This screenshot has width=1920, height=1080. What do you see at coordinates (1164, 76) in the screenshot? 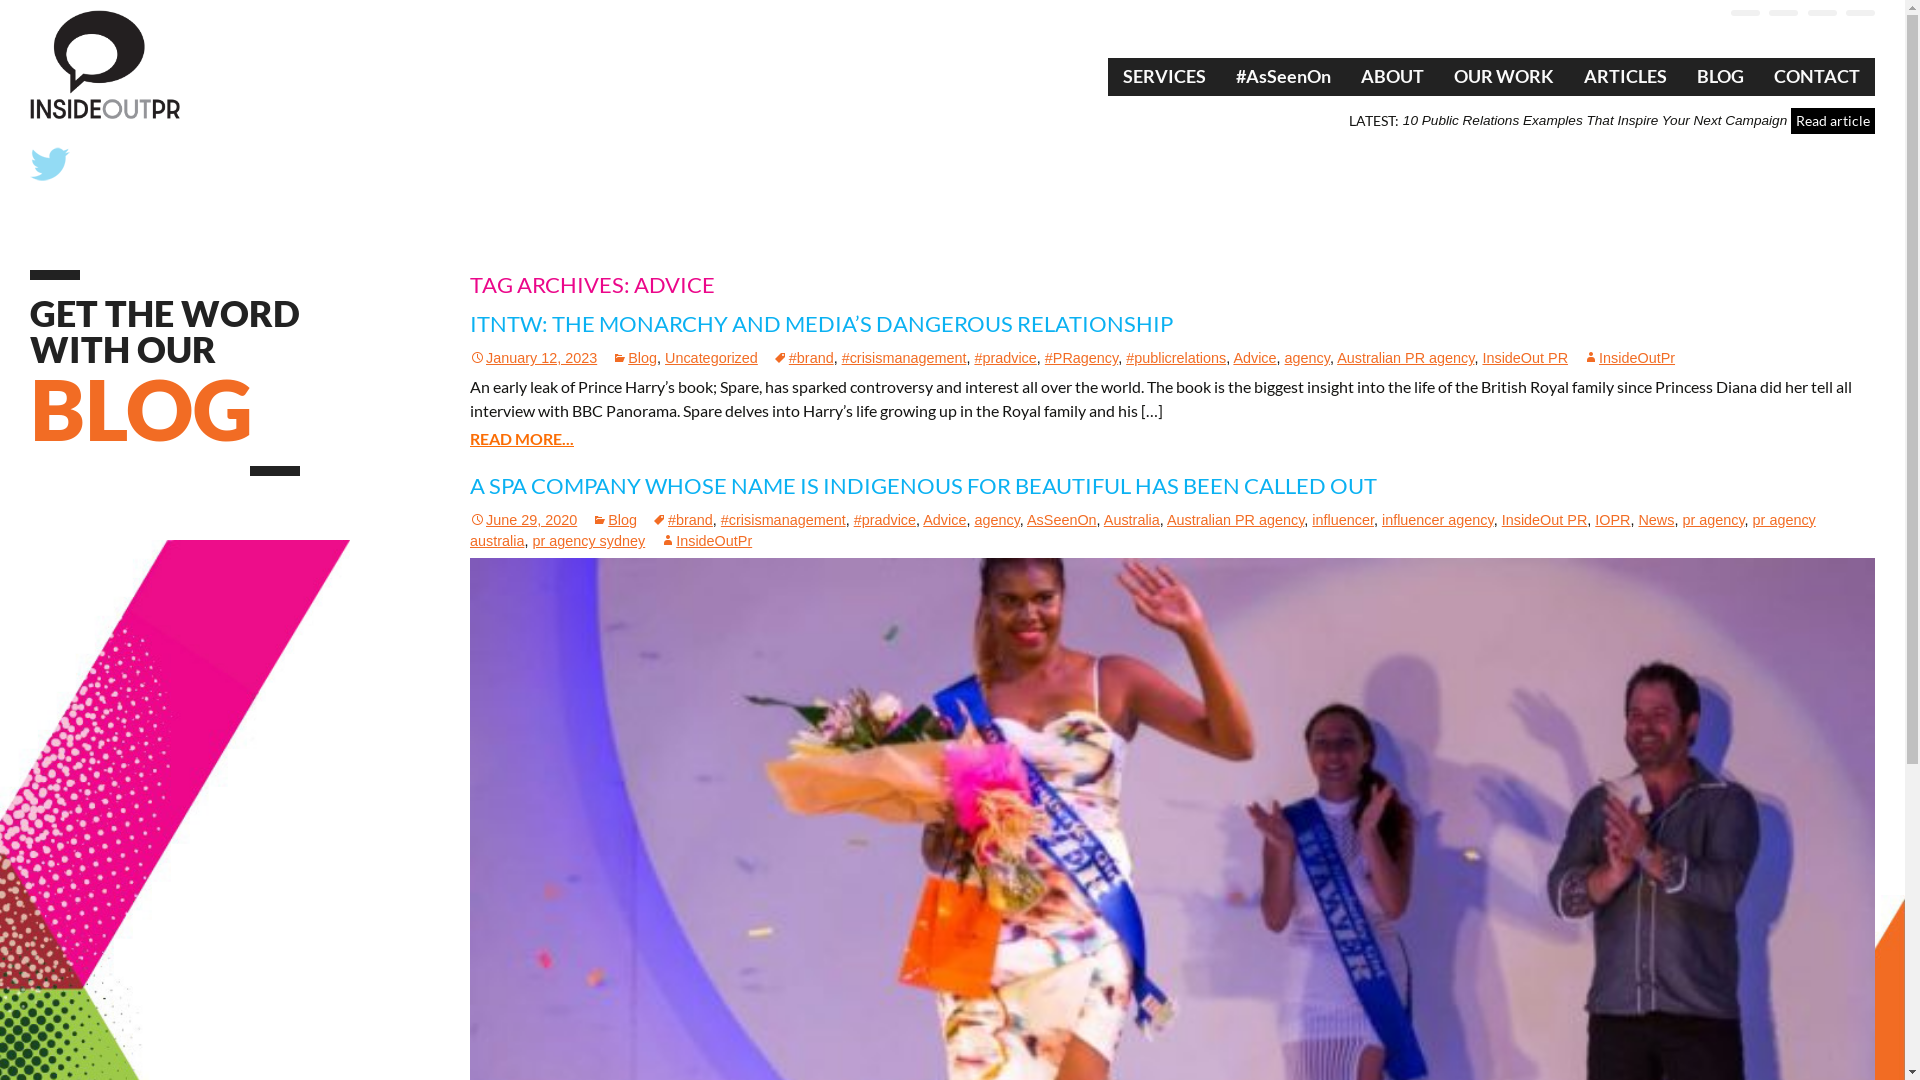
I see `'SERVICES'` at bounding box center [1164, 76].